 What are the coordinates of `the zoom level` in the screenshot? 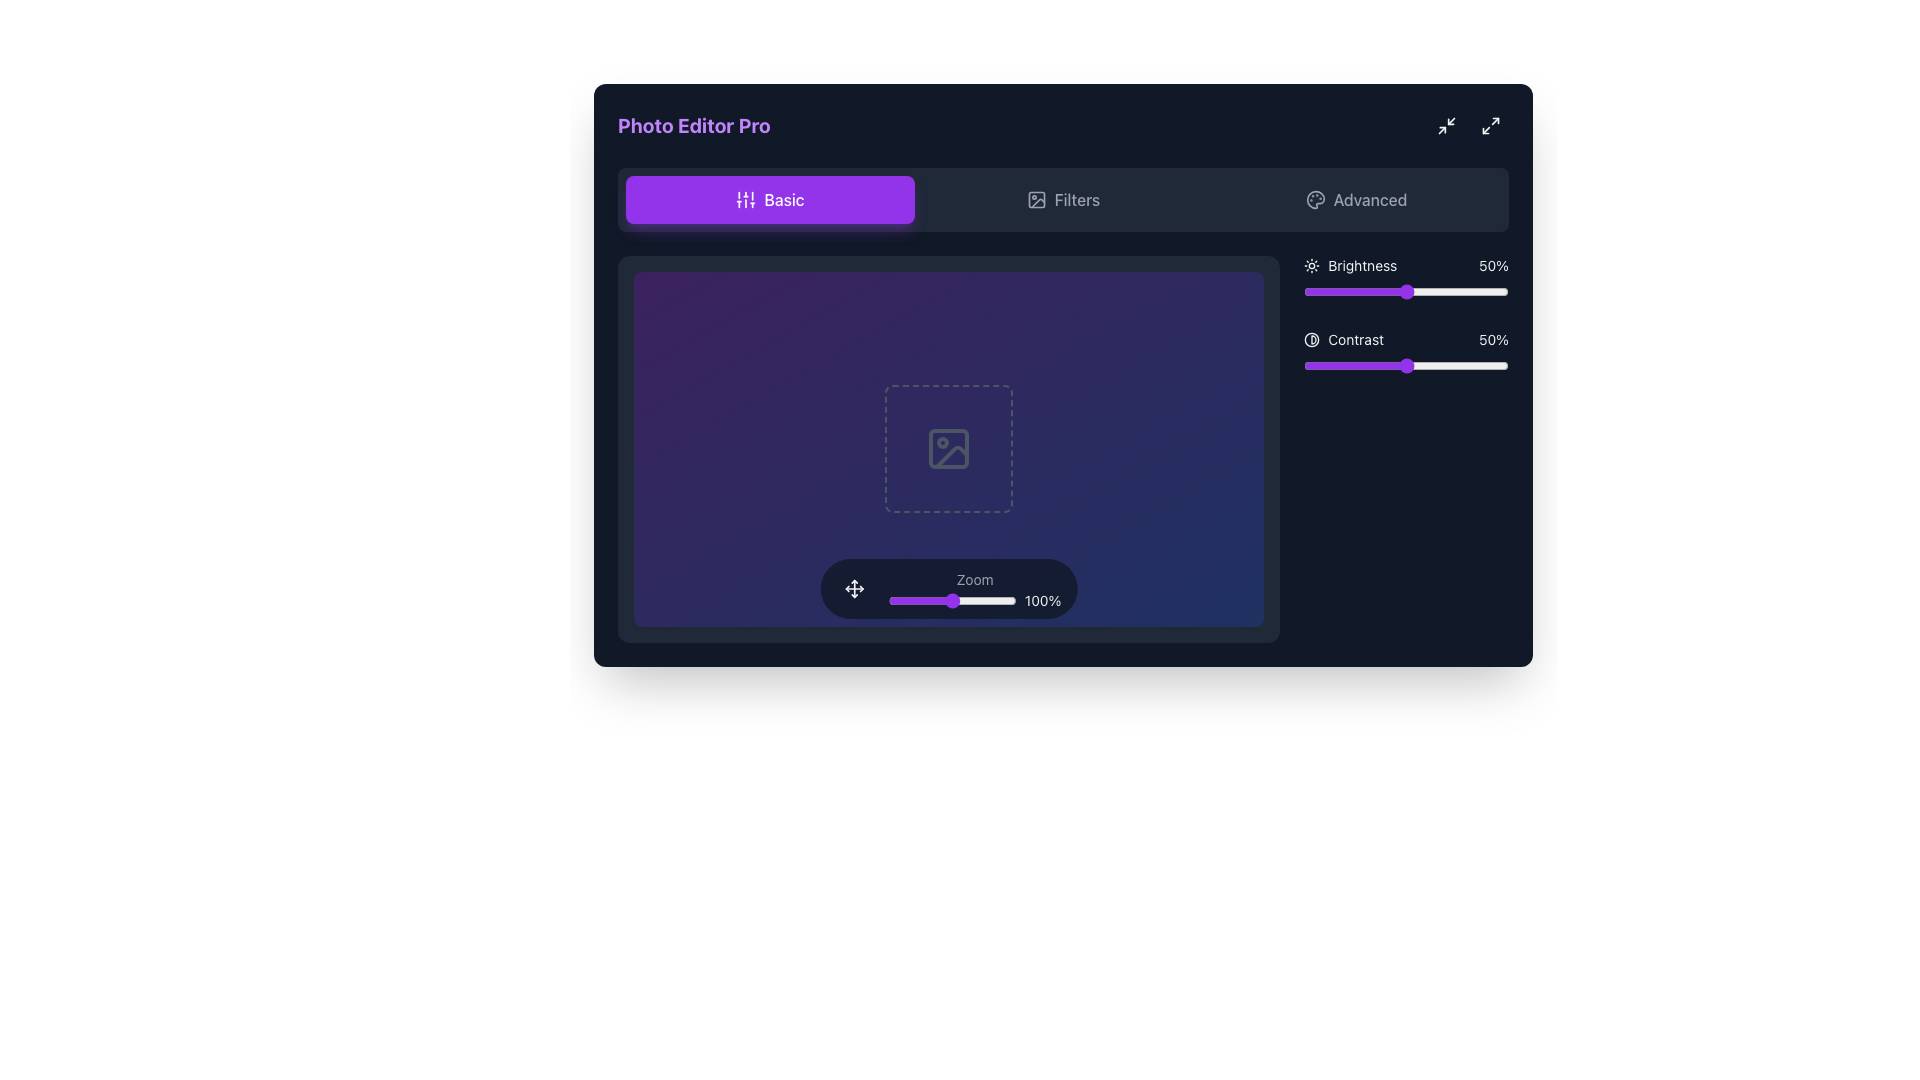 It's located at (895, 599).